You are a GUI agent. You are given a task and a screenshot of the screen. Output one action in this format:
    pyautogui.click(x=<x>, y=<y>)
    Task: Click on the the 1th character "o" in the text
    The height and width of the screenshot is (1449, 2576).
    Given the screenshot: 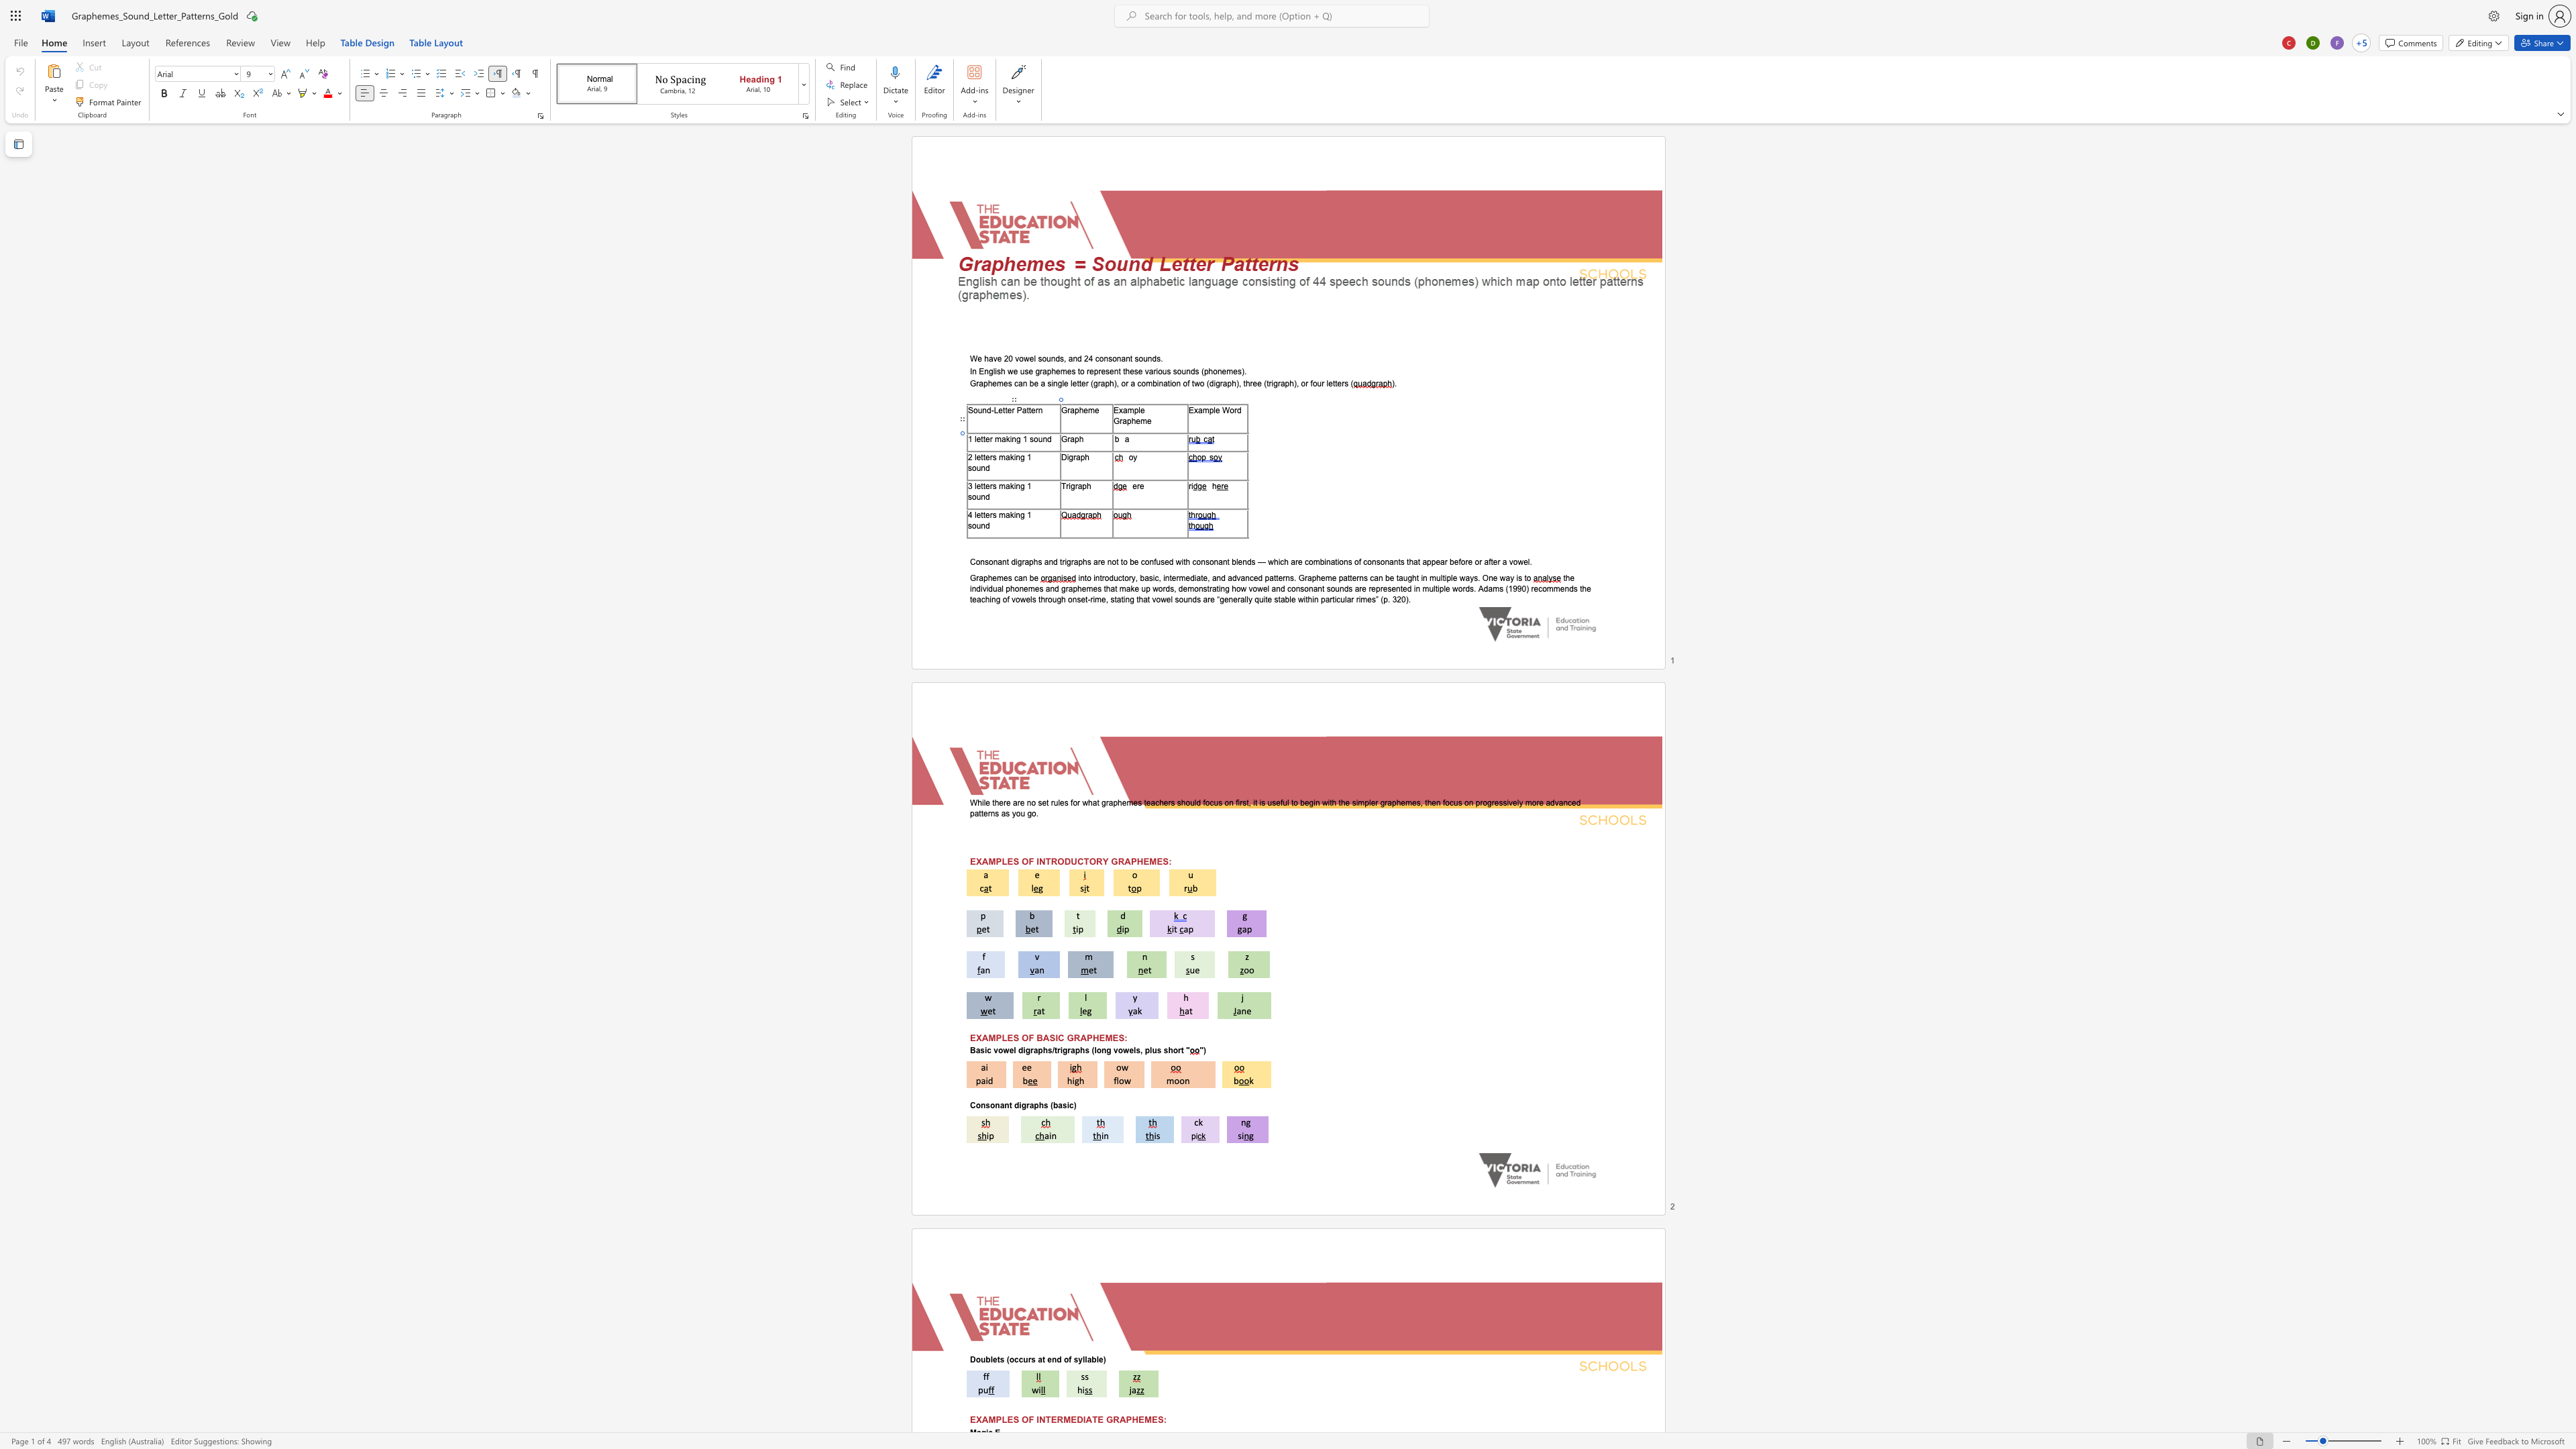 What is the action you would take?
    pyautogui.click(x=1231, y=409)
    